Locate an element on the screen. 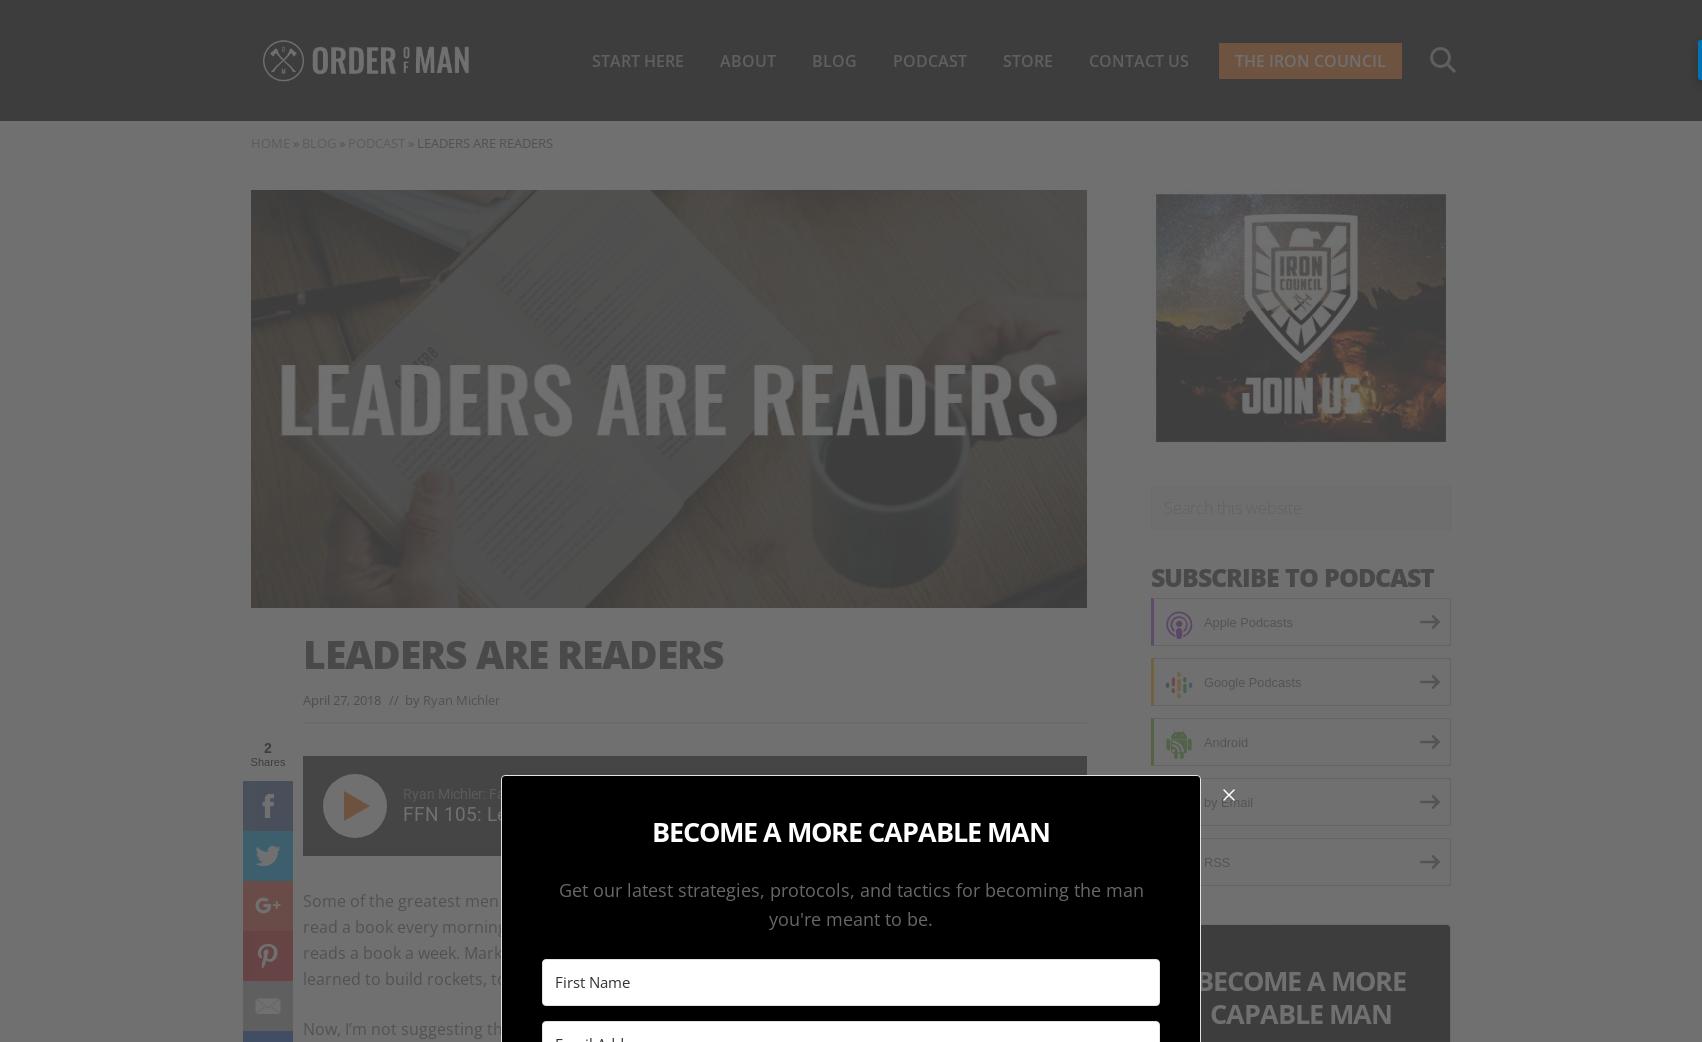 This screenshot has height=1042, width=1702. 'April 27, 2018' is located at coordinates (341, 697).